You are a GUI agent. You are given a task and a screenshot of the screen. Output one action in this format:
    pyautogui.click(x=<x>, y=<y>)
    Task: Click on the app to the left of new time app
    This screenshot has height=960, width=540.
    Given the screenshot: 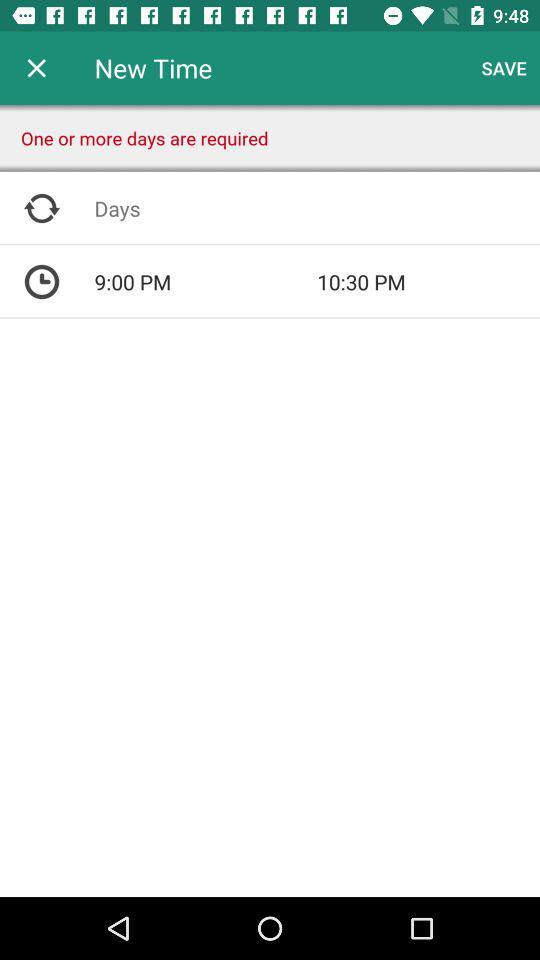 What is the action you would take?
    pyautogui.click(x=36, y=68)
    